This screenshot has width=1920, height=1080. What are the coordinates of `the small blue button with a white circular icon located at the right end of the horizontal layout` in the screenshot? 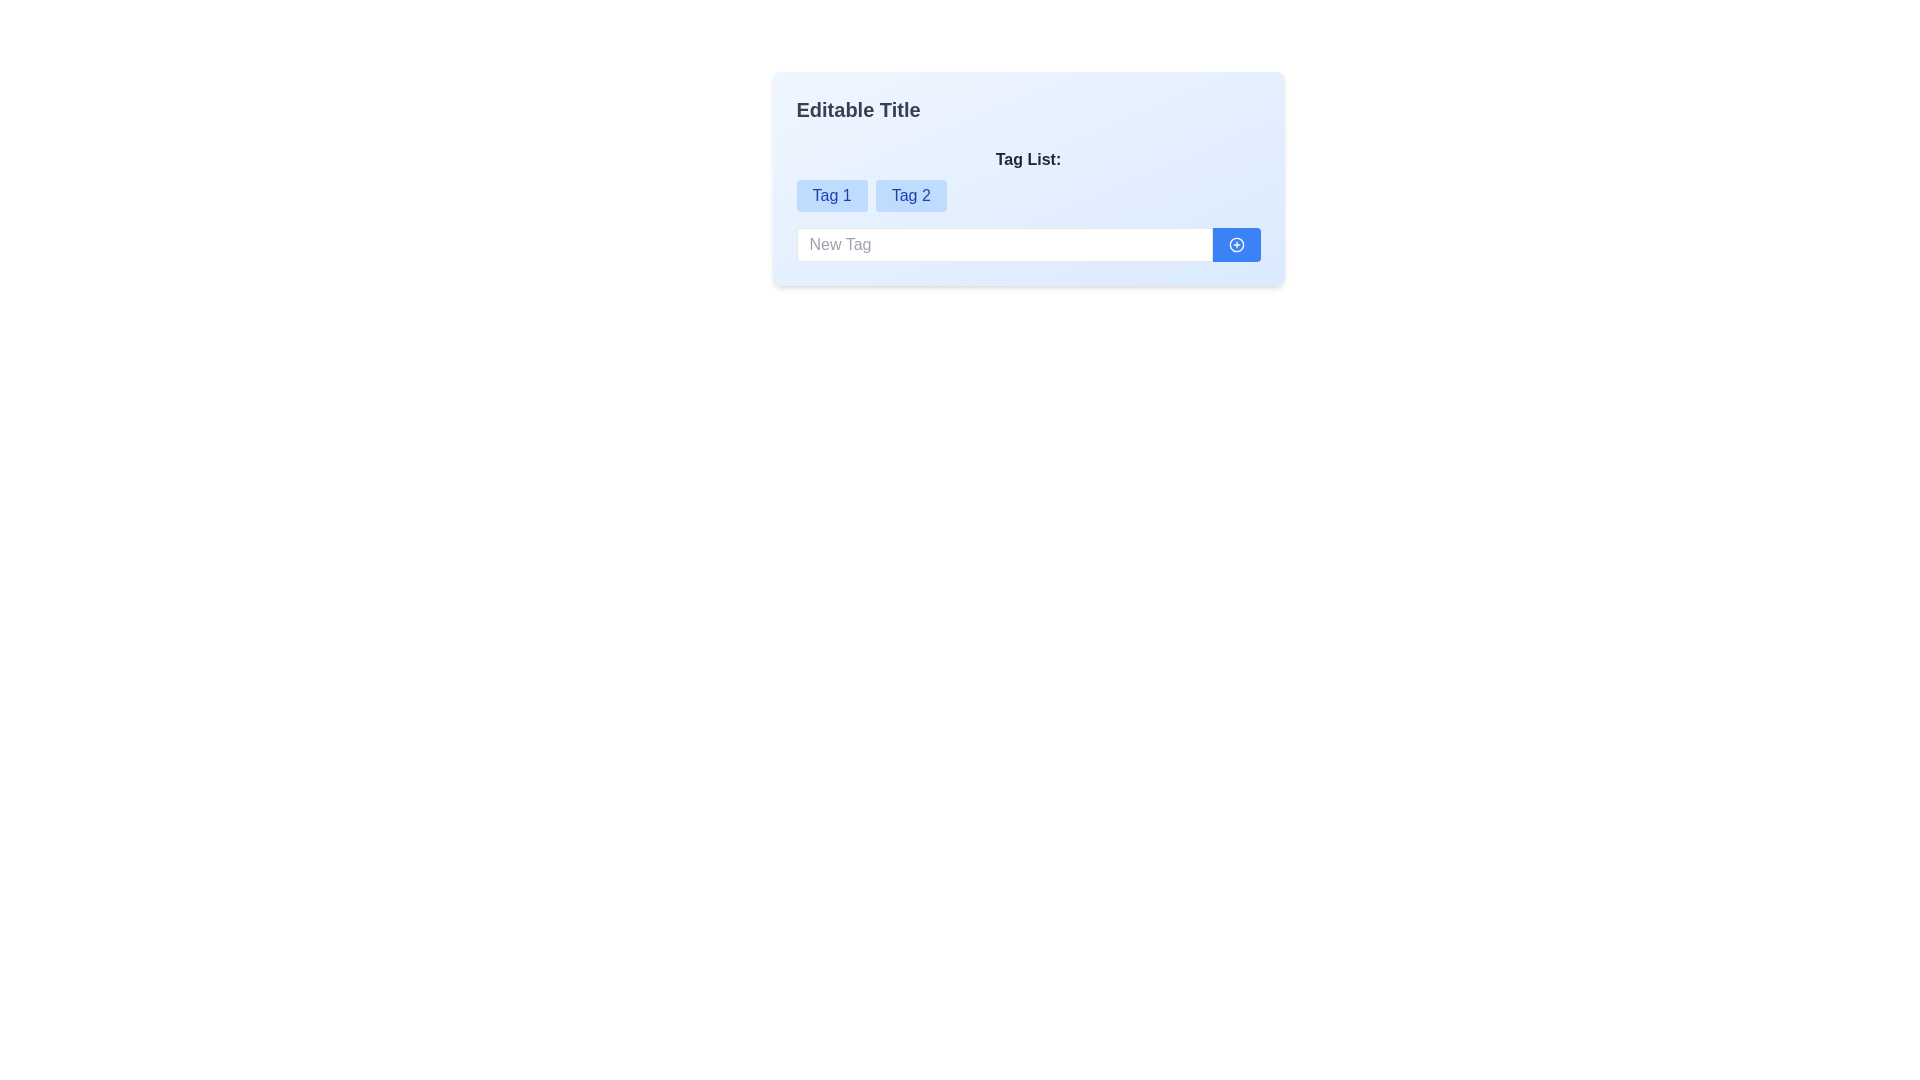 It's located at (1235, 244).